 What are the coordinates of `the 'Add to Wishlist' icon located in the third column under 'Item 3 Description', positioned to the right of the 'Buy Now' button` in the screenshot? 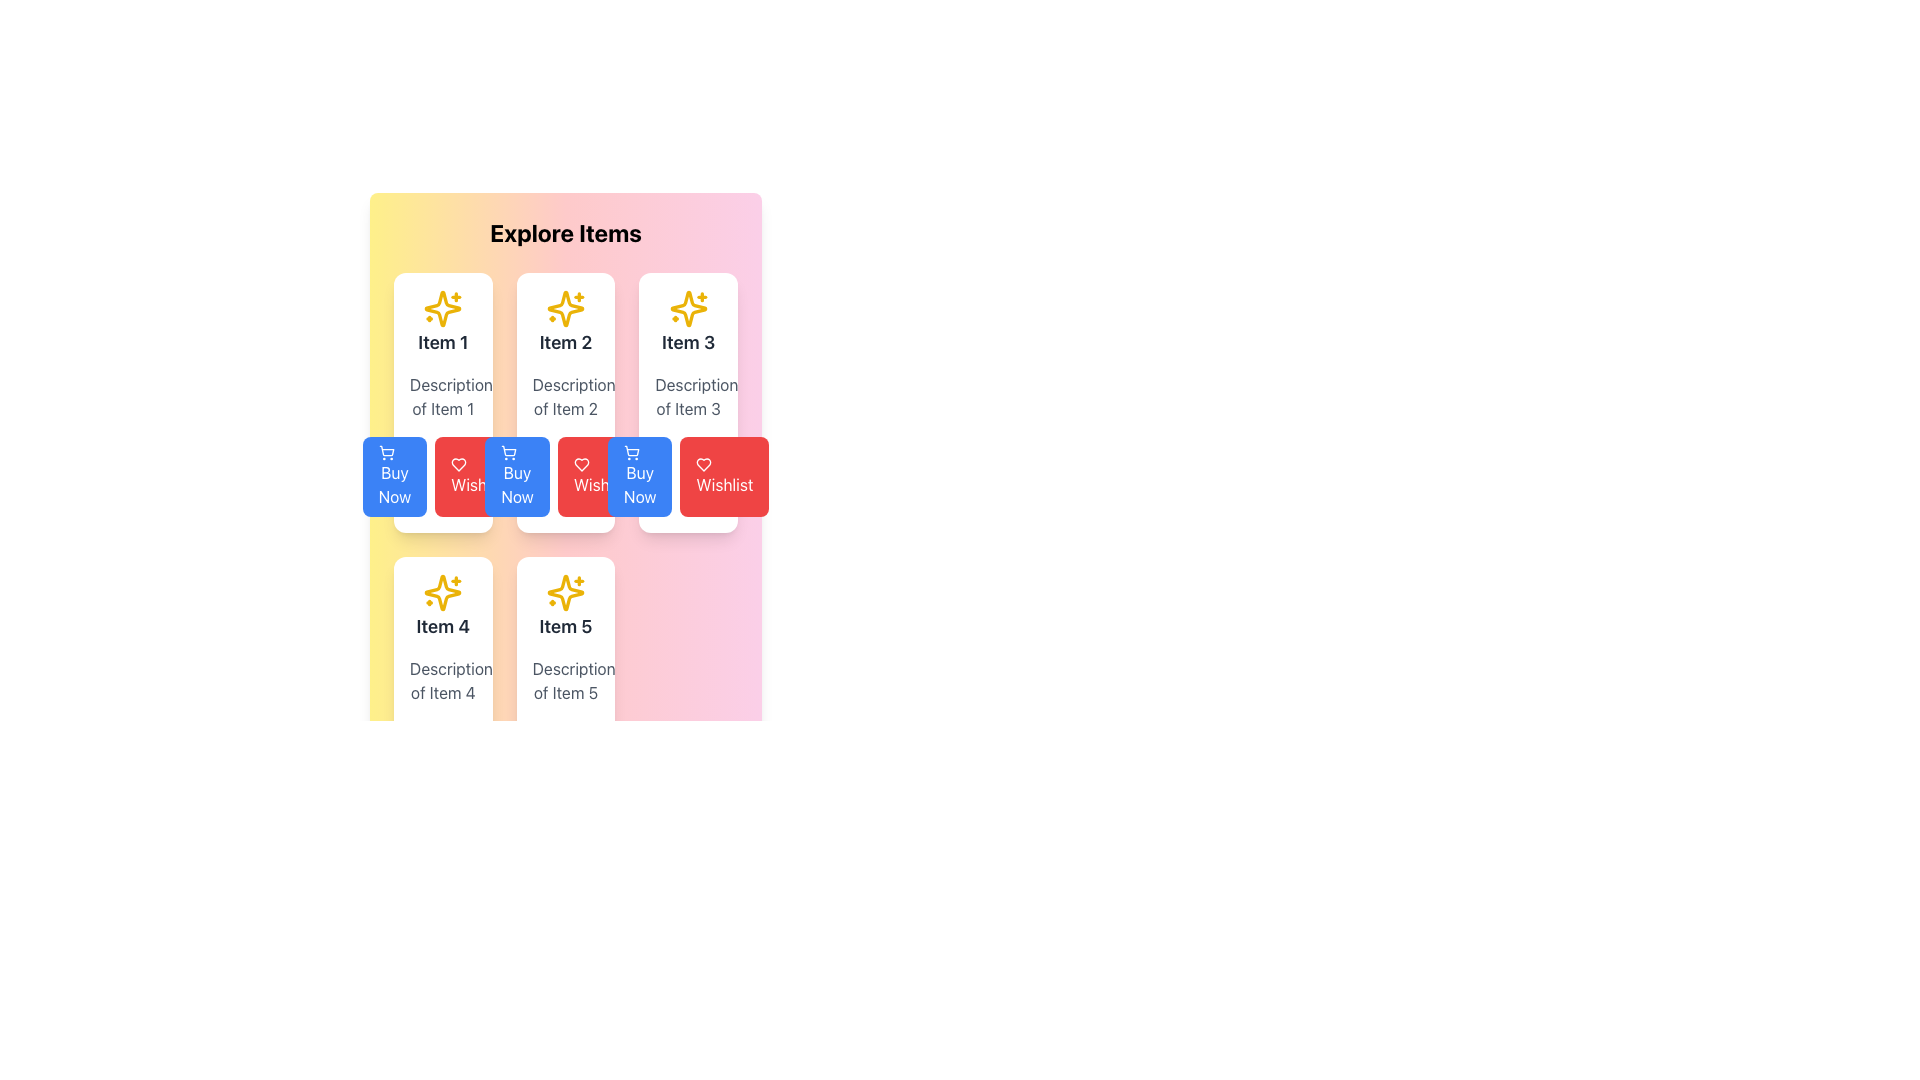 It's located at (458, 465).